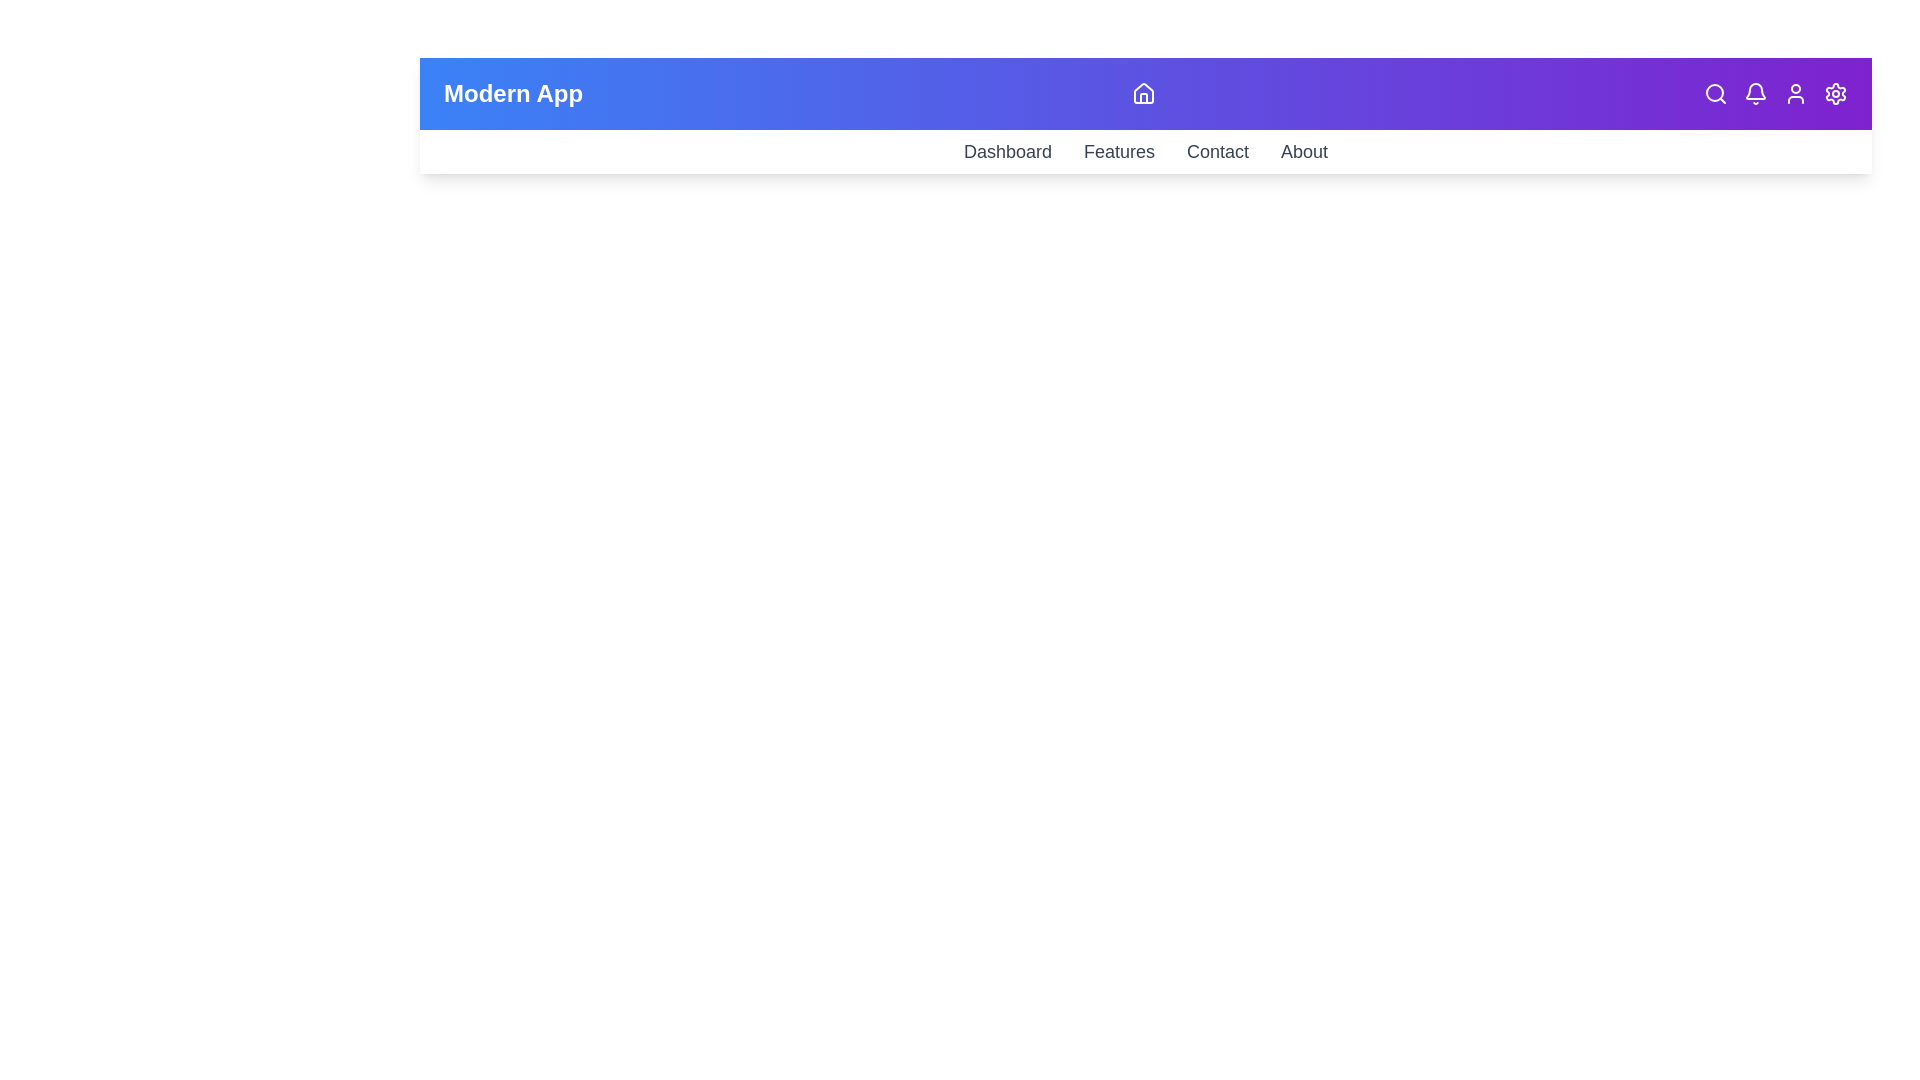  Describe the element at coordinates (1836, 93) in the screenshot. I see `the Settings icon to simulate its action` at that location.